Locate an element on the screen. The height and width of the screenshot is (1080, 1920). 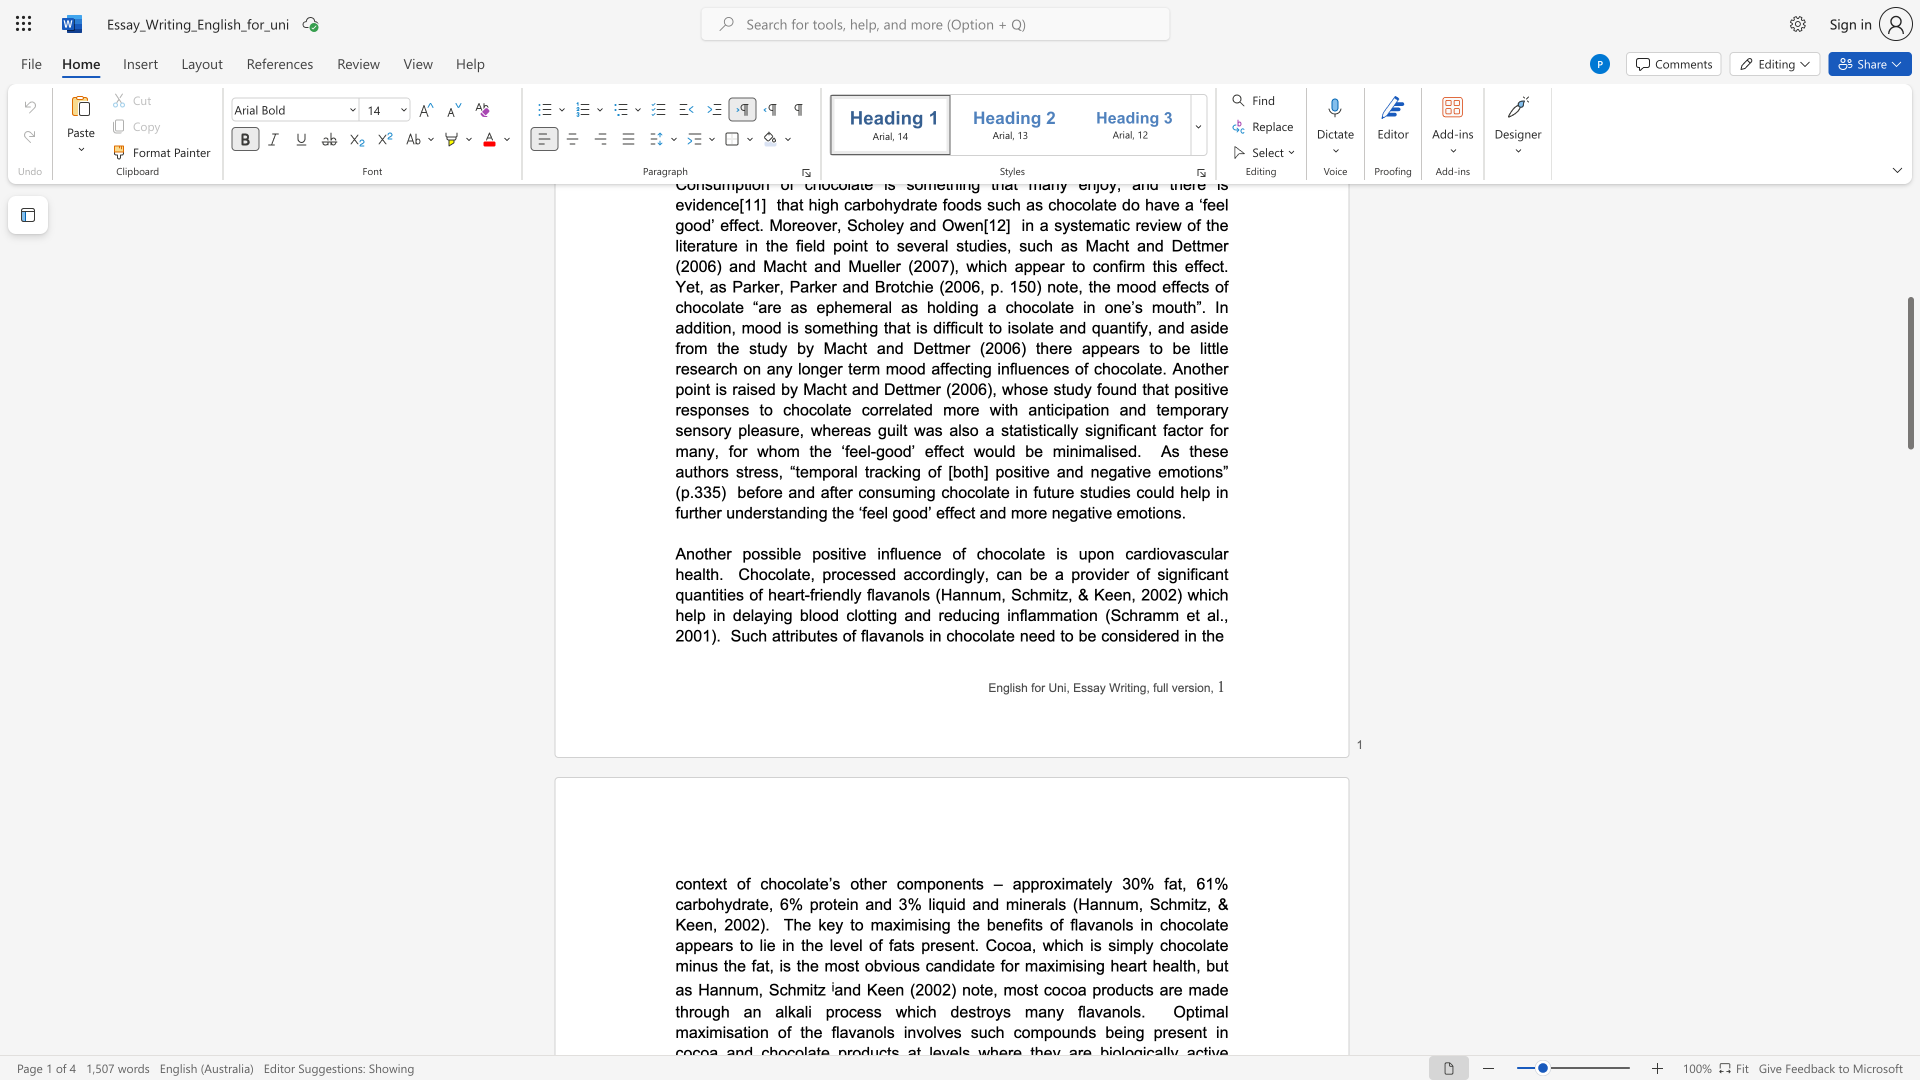
the scrollbar and move down 2340 pixels is located at coordinates (1909, 373).